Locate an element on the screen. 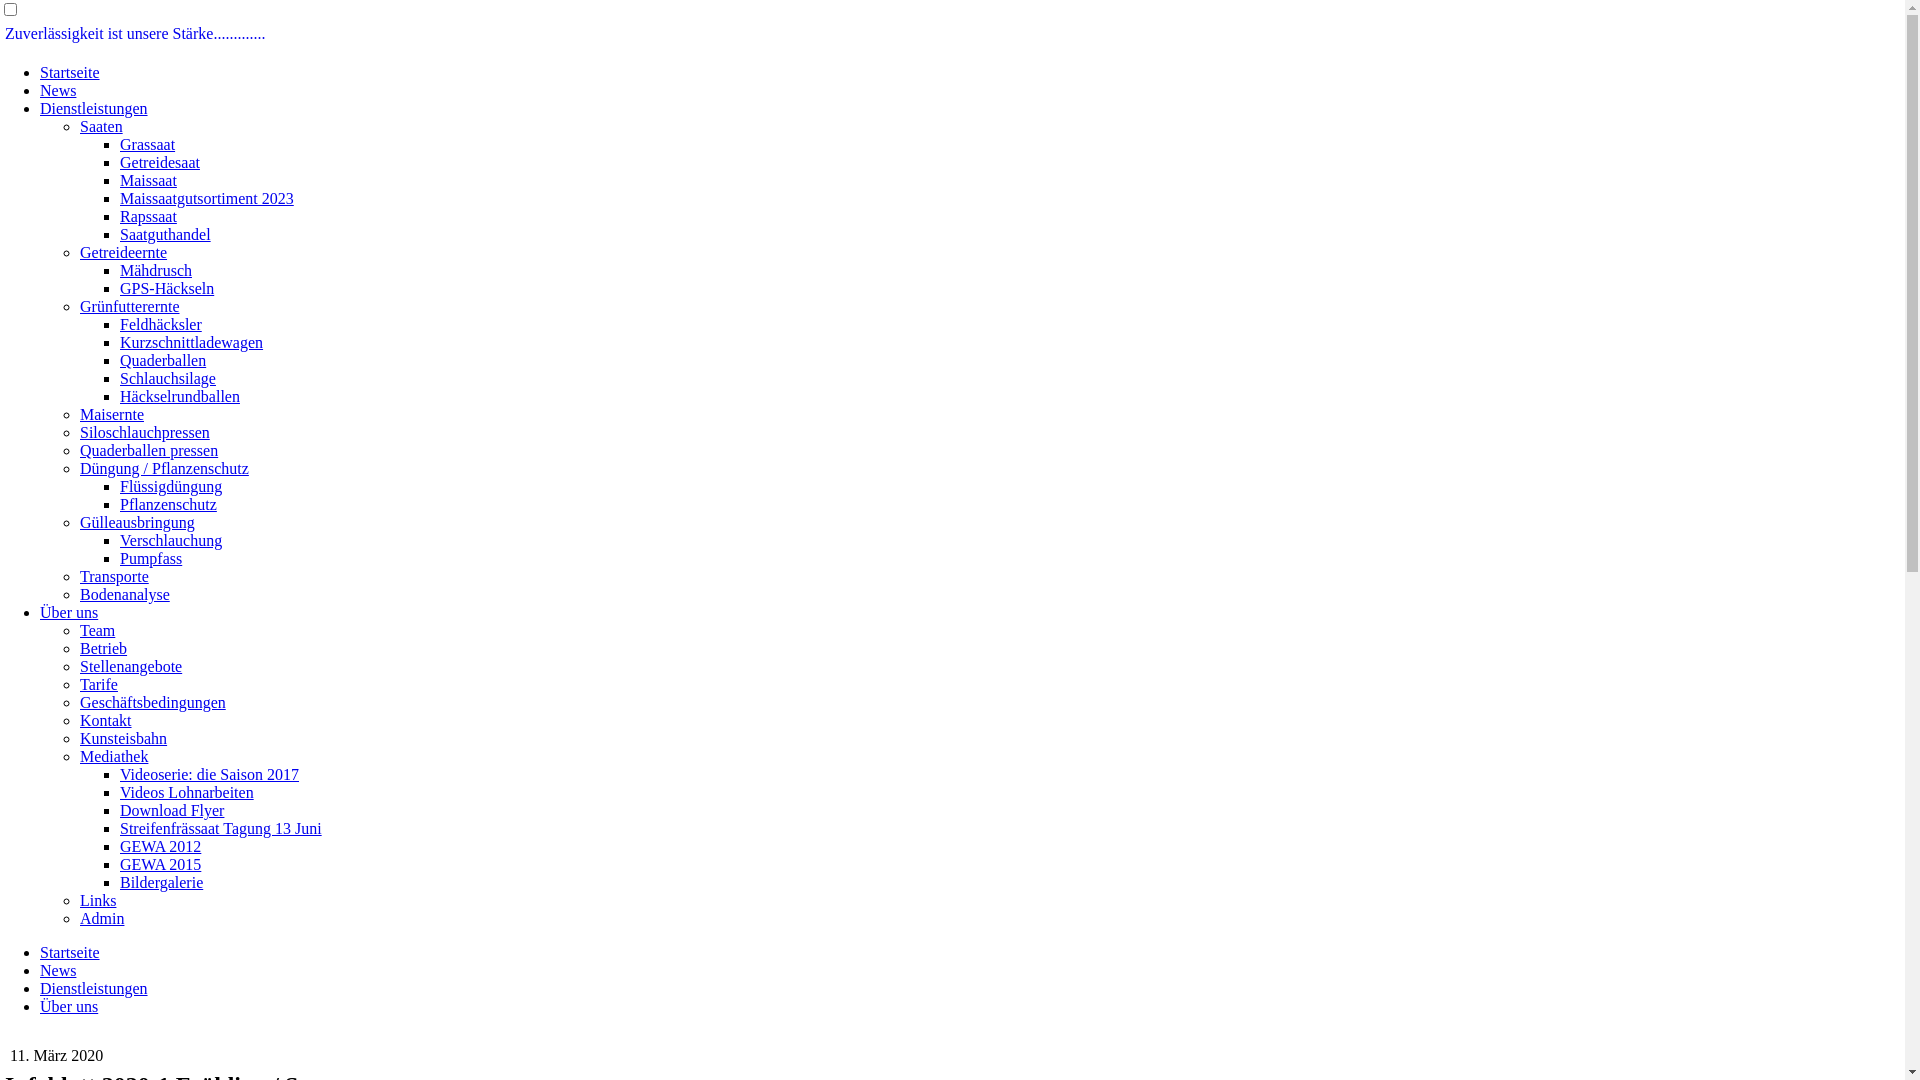  'Tarife' is located at coordinates (80, 683).